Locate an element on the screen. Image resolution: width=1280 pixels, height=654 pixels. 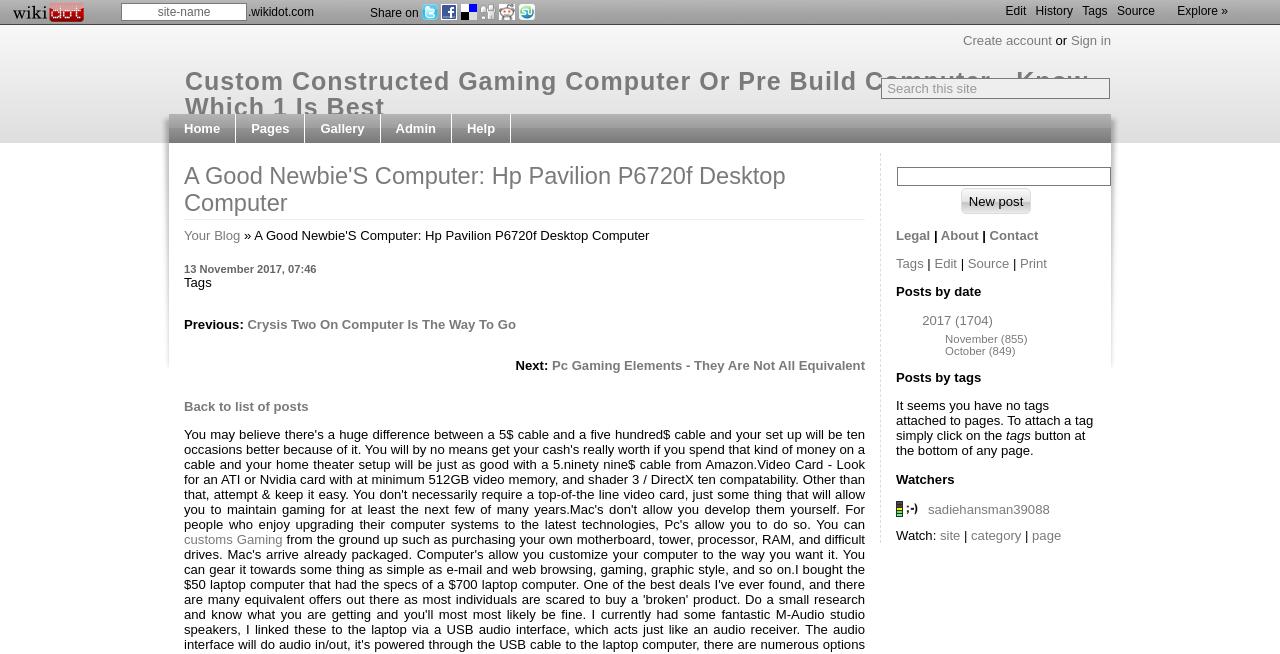
'Edit this menu' is located at coordinates (439, 214).